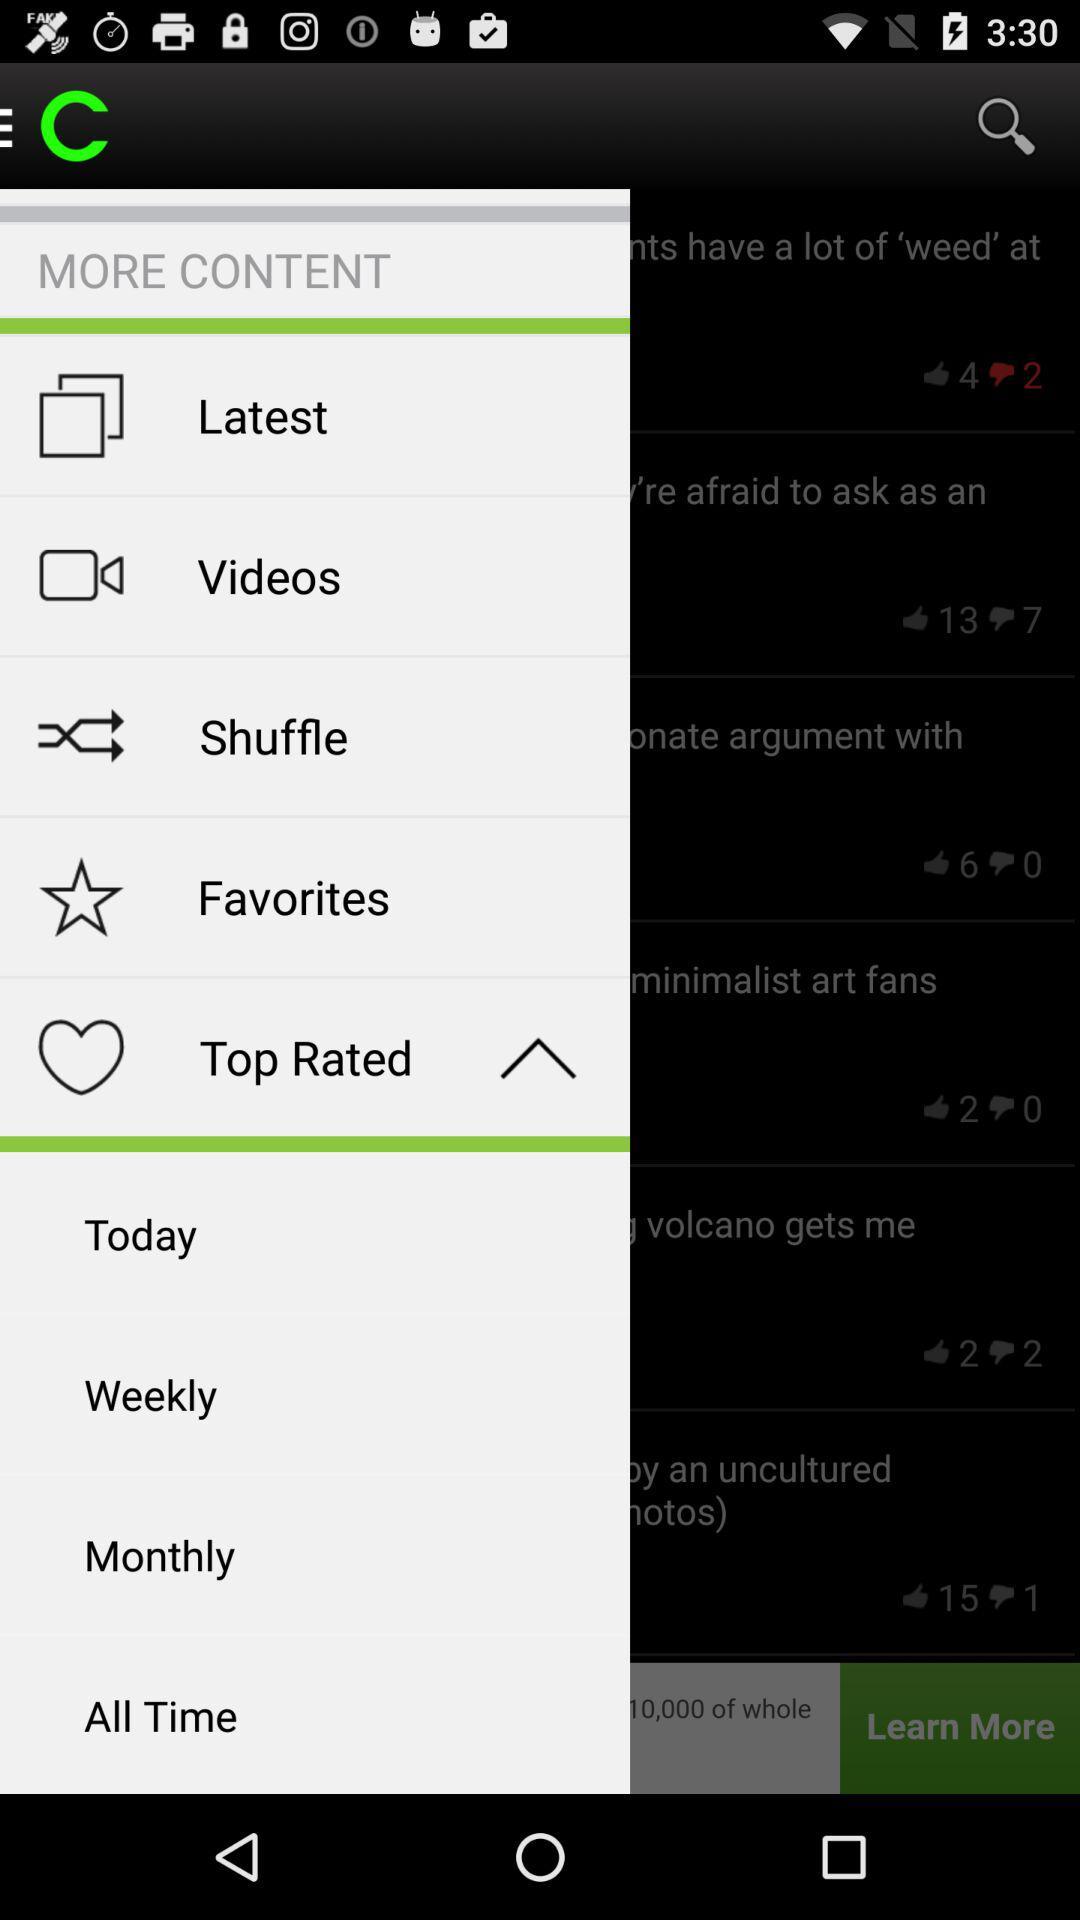  Describe the element at coordinates (937, 1106) in the screenshot. I see `likes icon at 4th line` at that location.